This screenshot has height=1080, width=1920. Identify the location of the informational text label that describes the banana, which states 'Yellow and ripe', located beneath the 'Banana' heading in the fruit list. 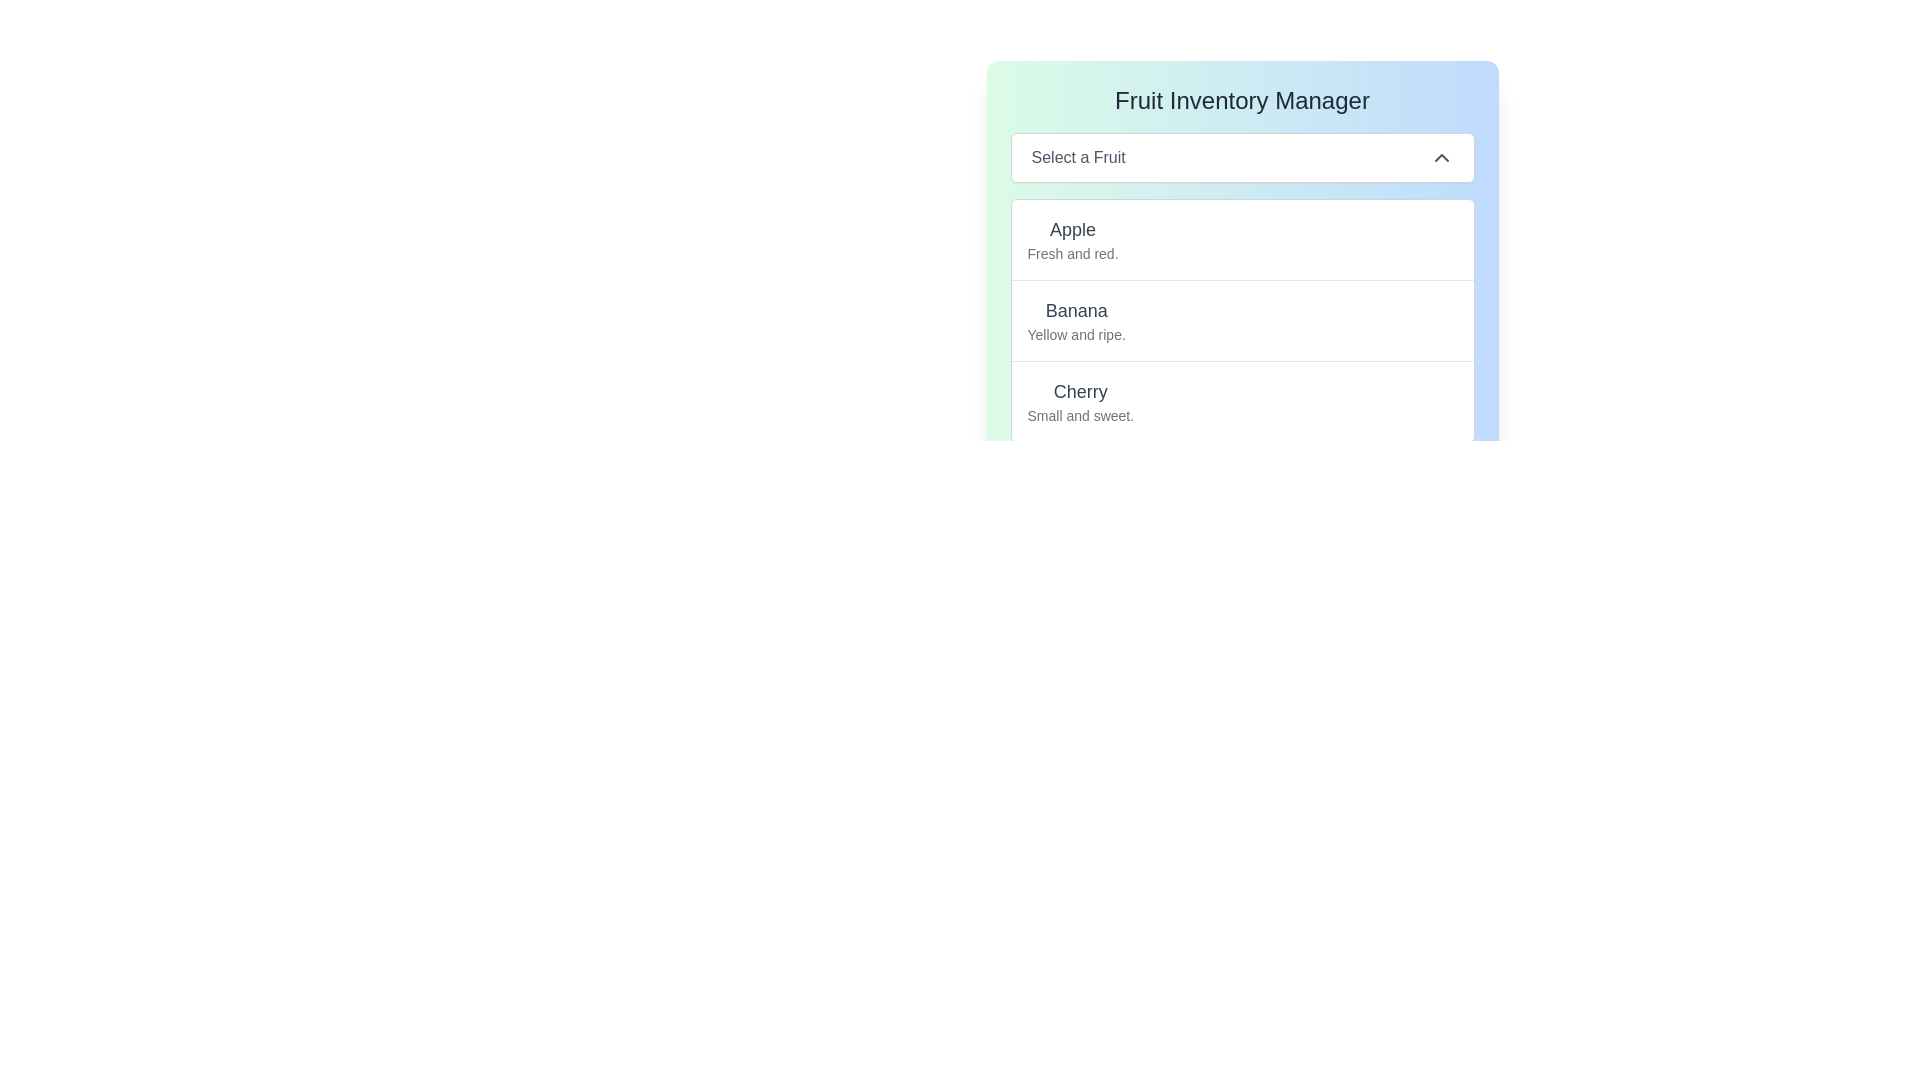
(1075, 334).